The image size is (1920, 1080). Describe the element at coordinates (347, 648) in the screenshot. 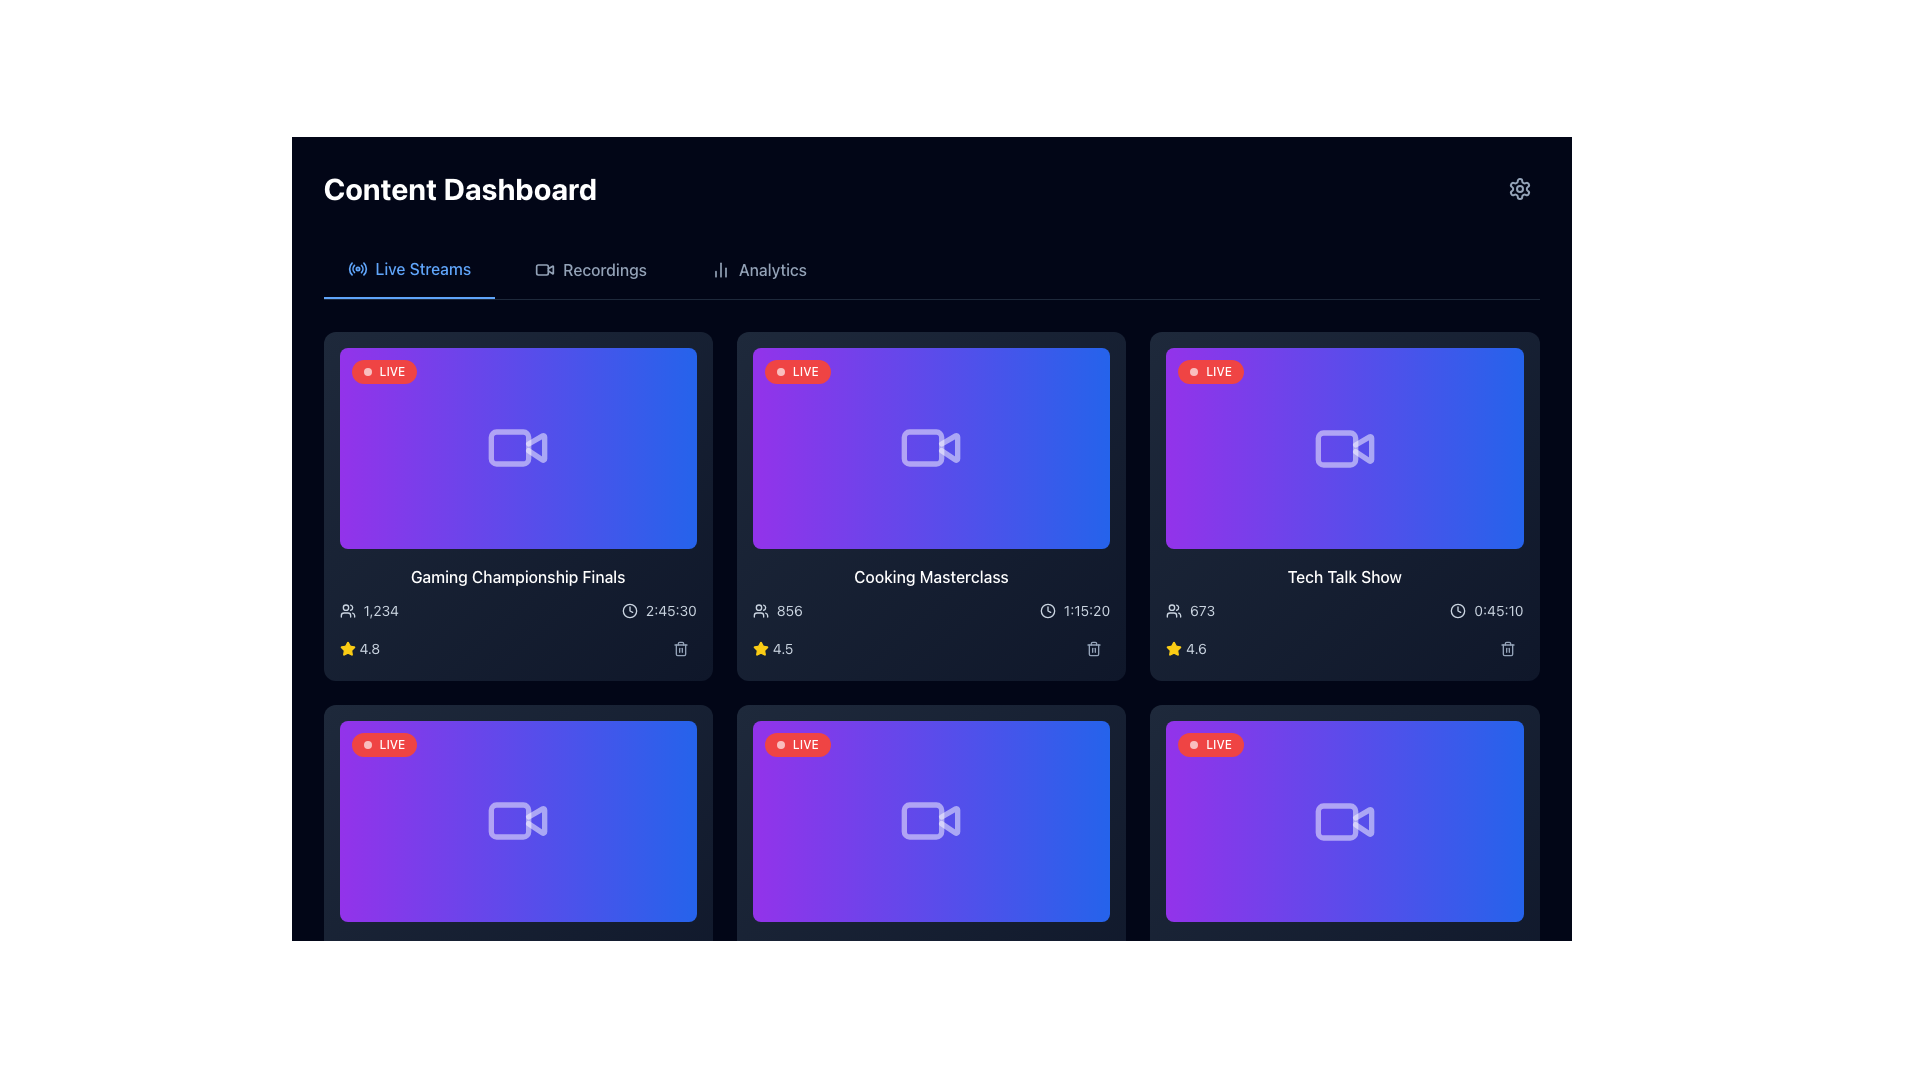

I see `the rating icon located to the left of the text value '4.8' in the rating section of the first card in the grid layout` at that location.